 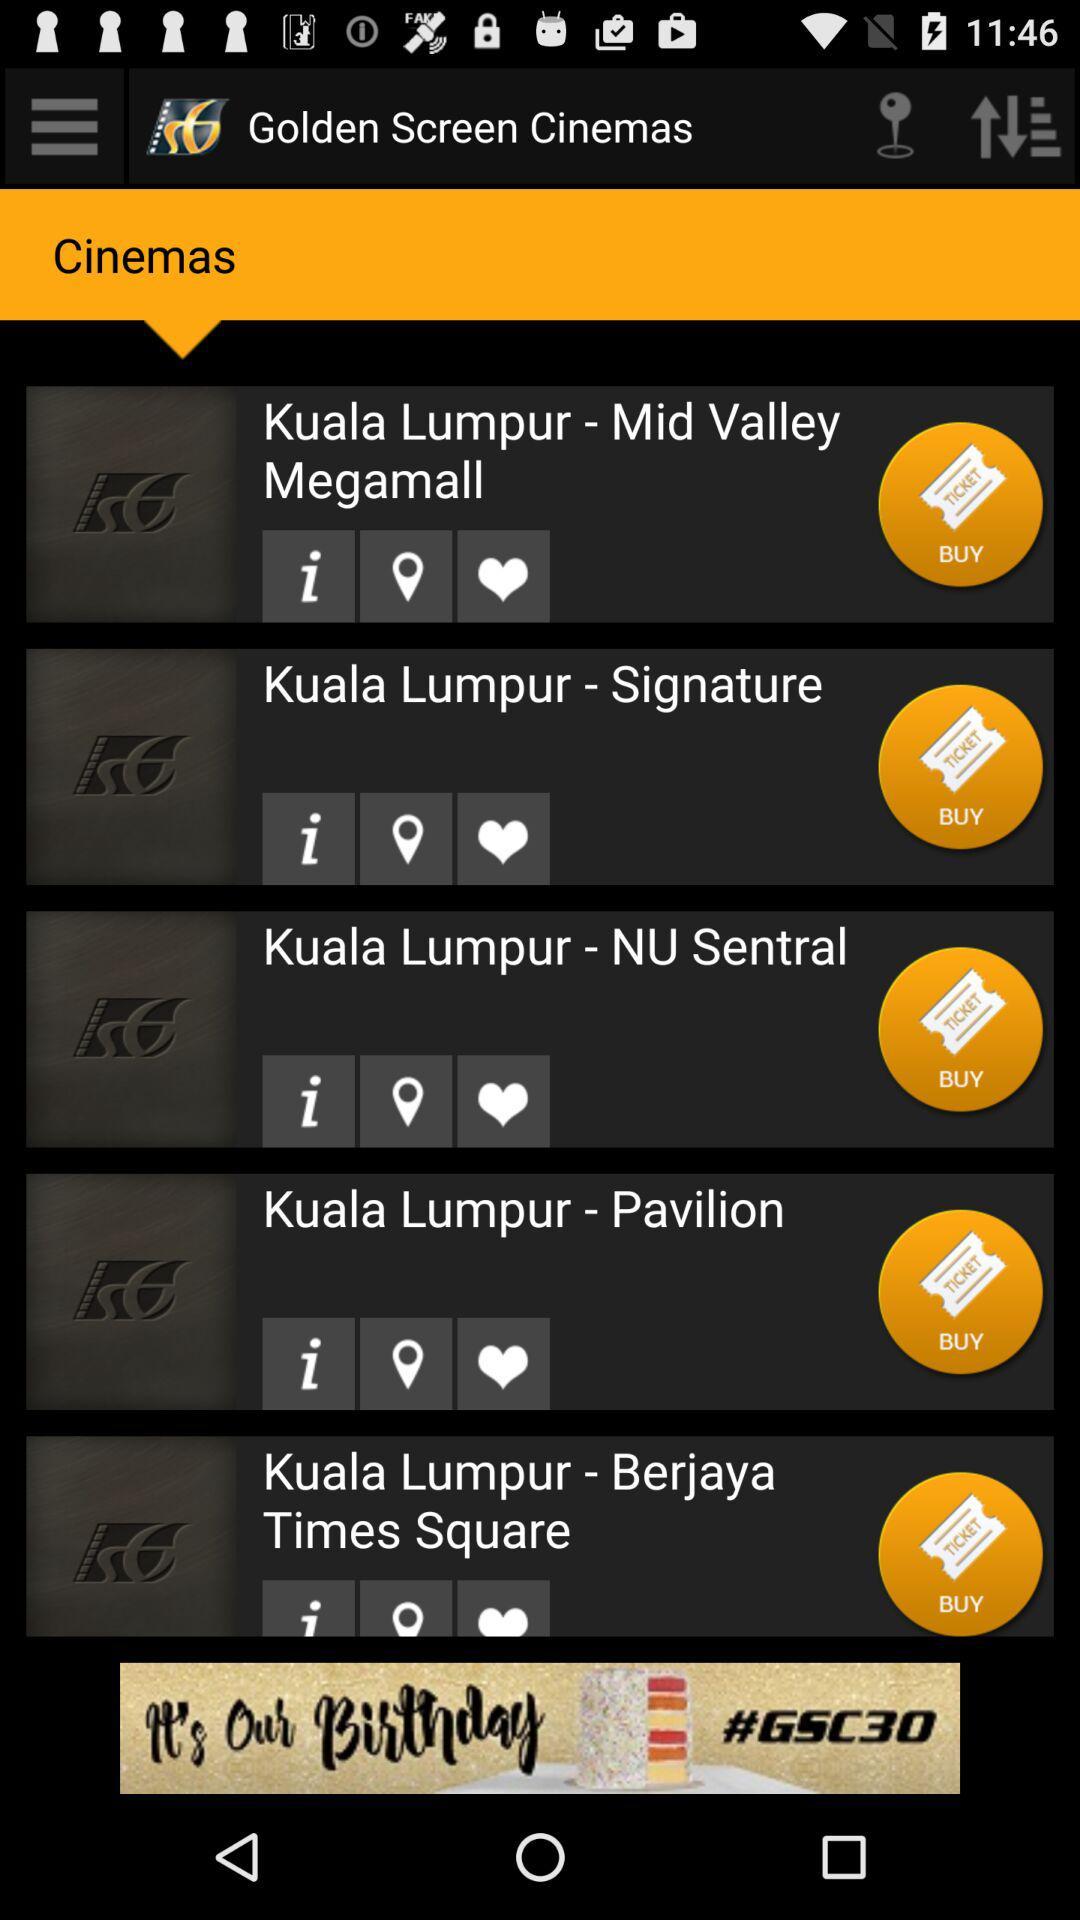 I want to click on buy ticket, so click(x=960, y=765).